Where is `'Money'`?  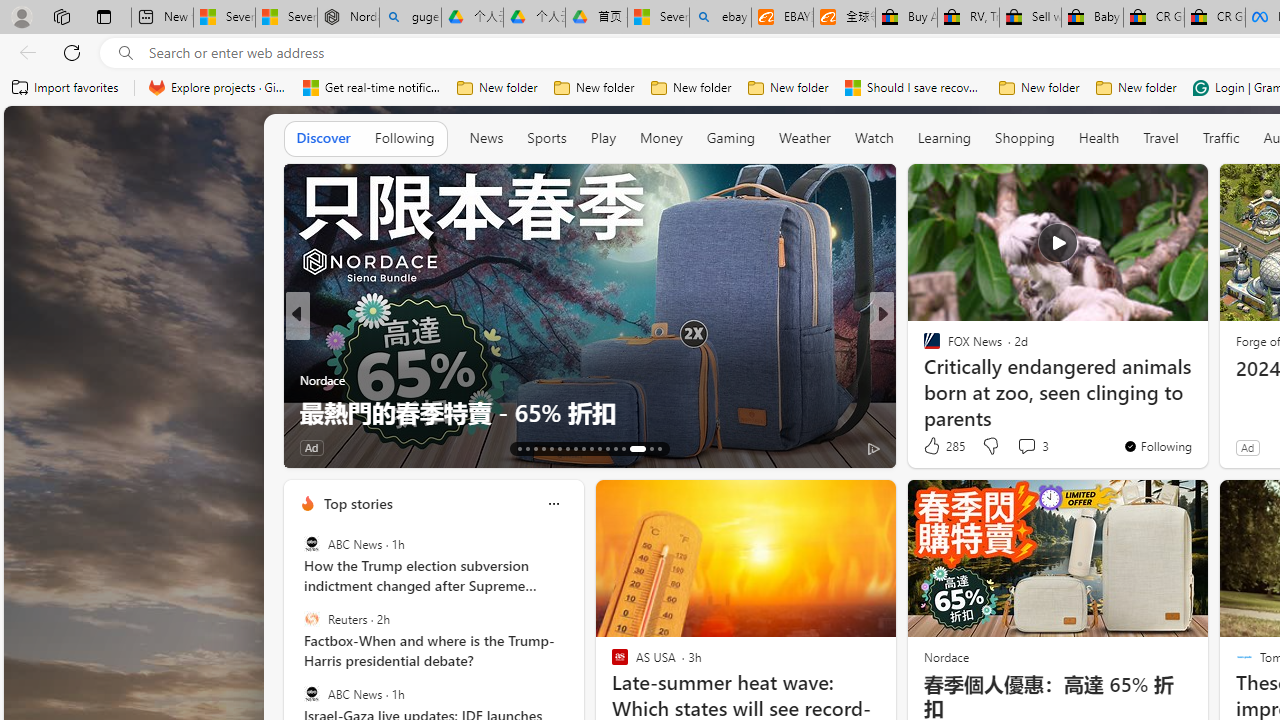 'Money' is located at coordinates (661, 137).